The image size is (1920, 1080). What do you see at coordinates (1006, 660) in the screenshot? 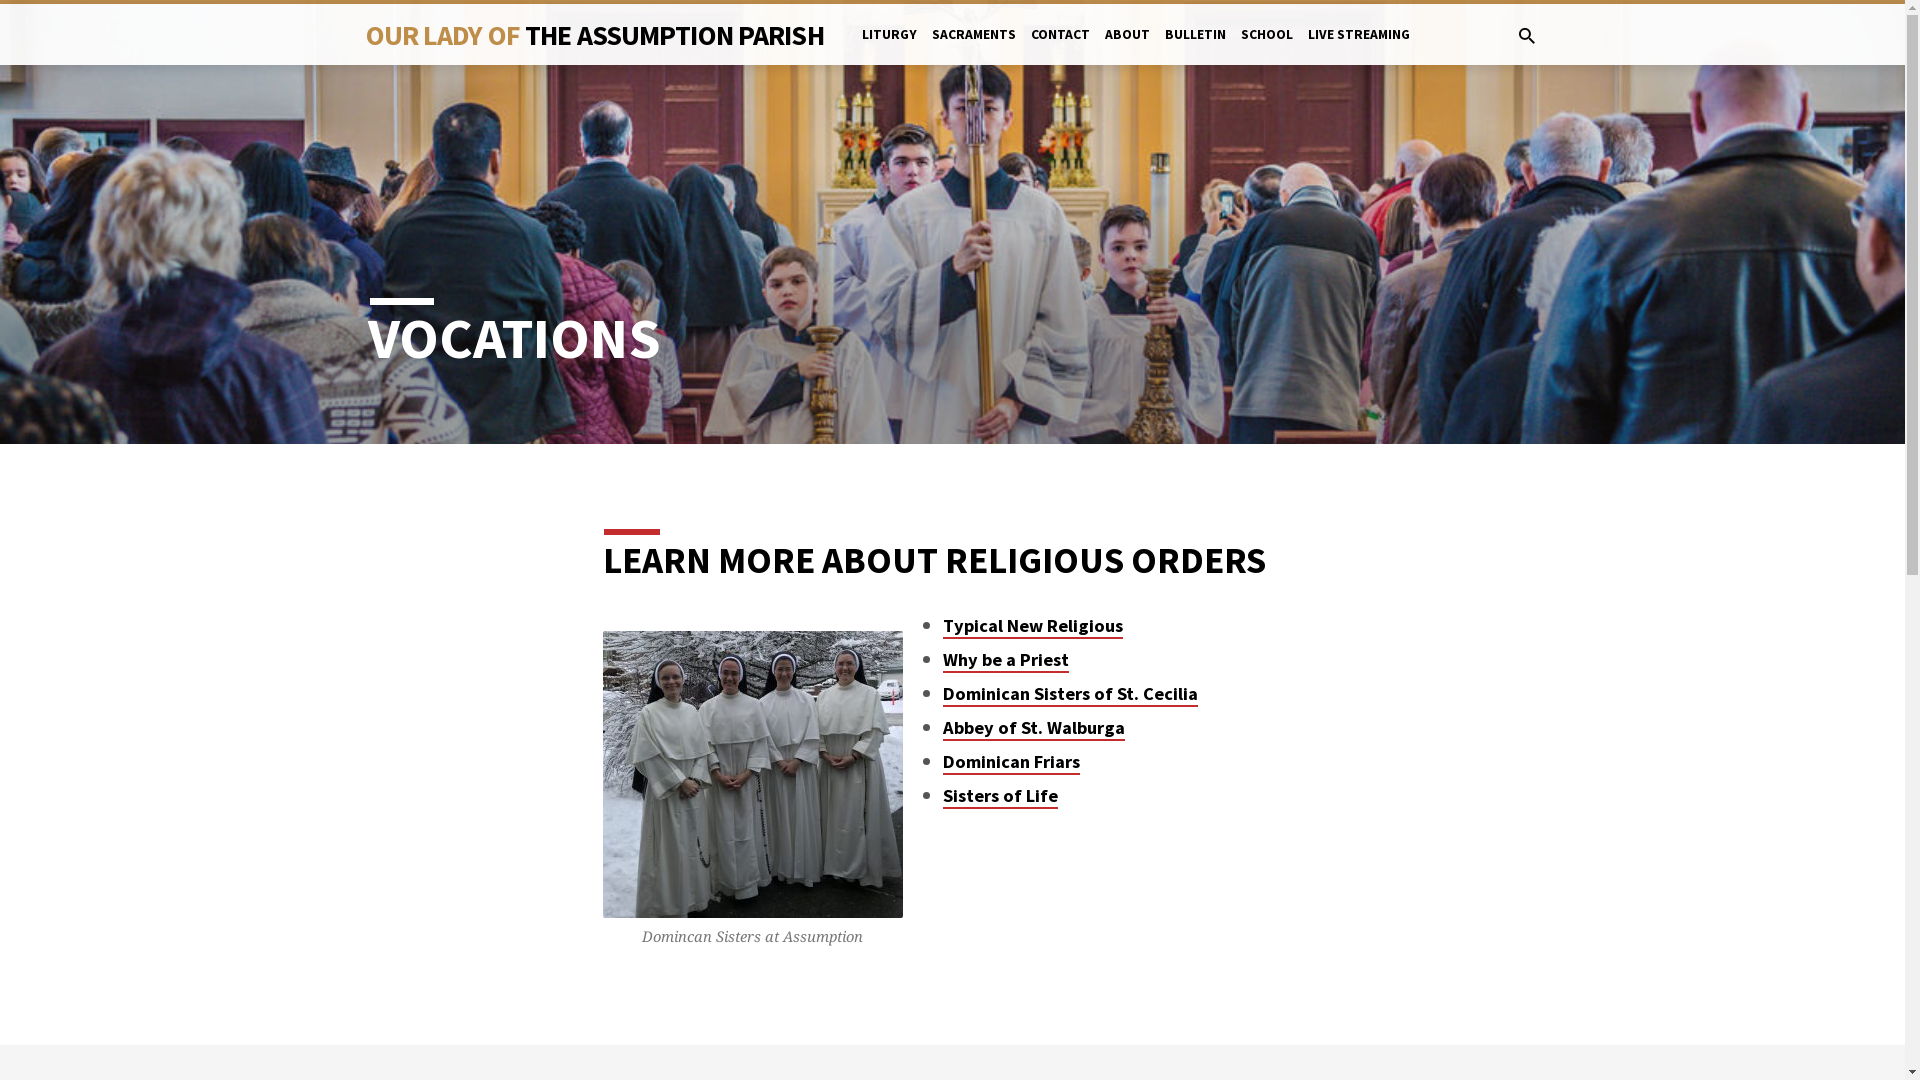
I see `'Why be a Priest'` at bounding box center [1006, 660].